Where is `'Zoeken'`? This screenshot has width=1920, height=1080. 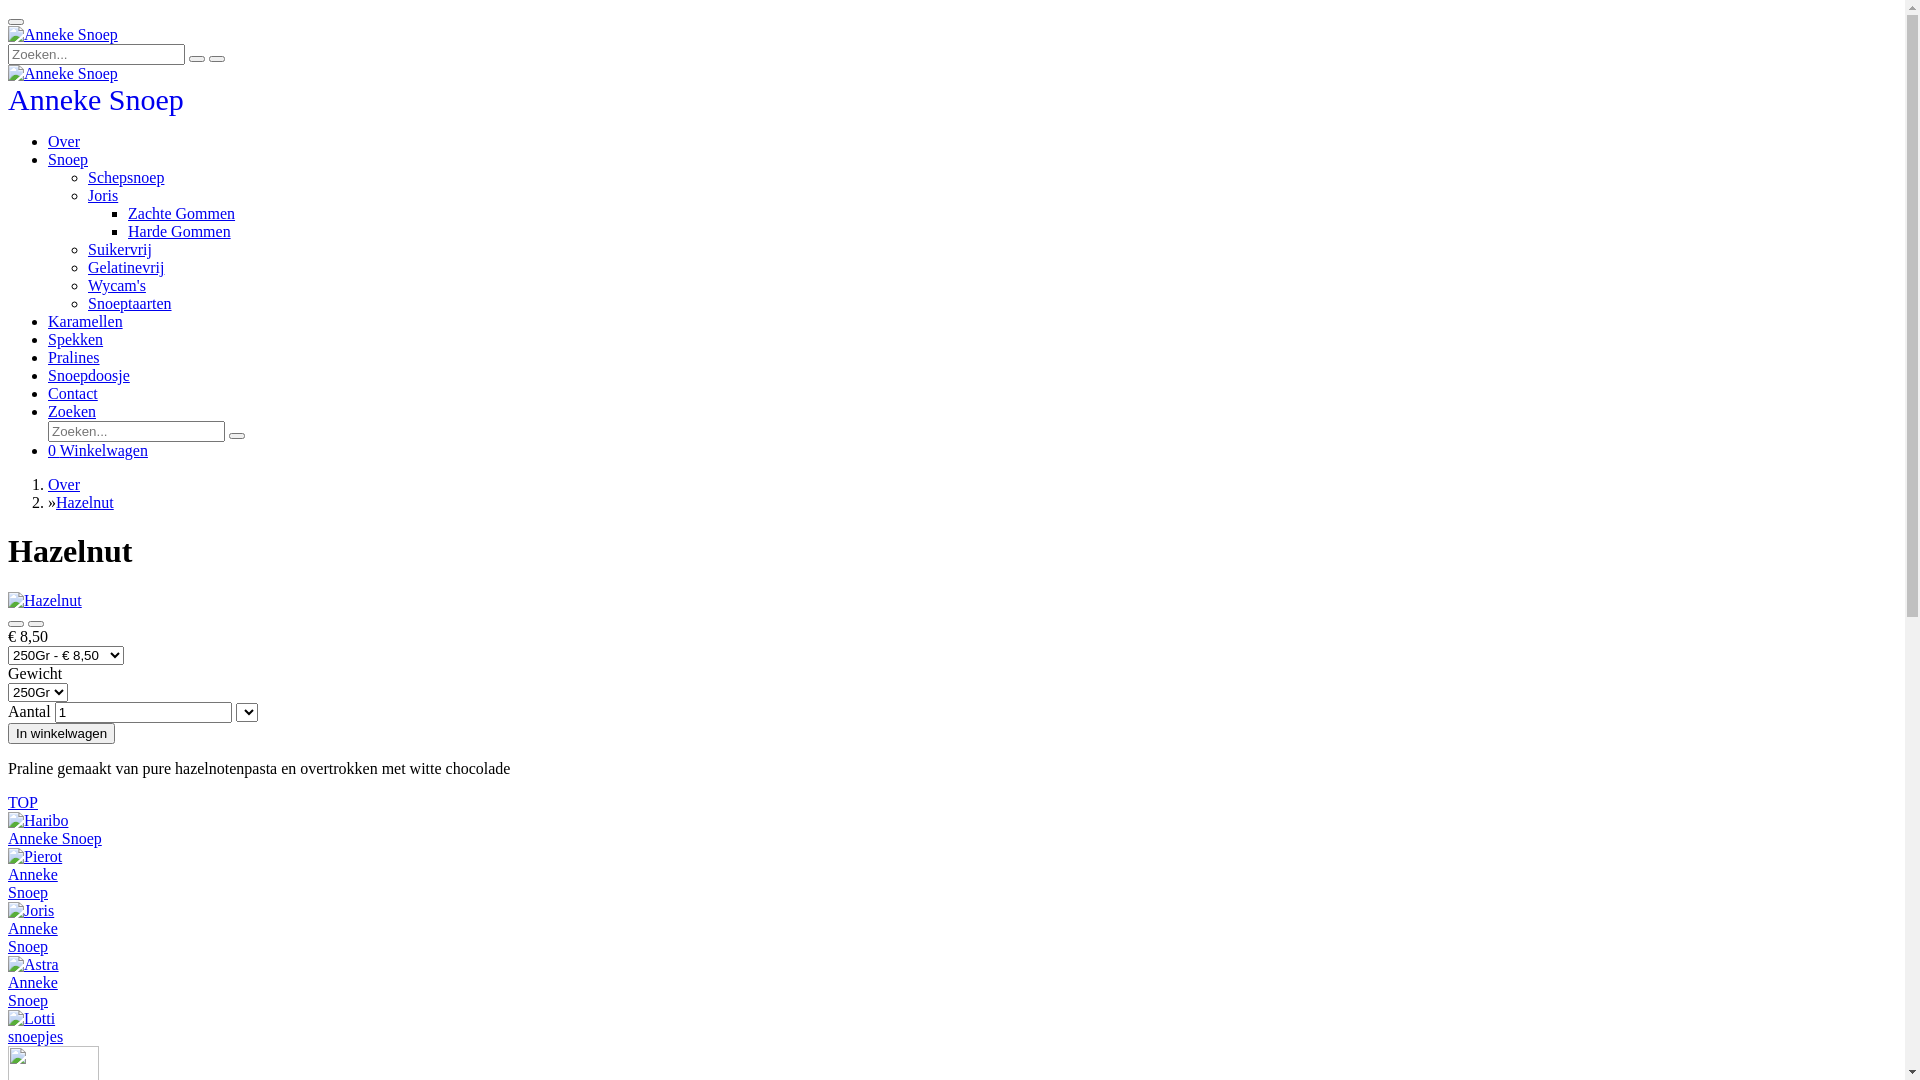 'Zoeken' is located at coordinates (72, 410).